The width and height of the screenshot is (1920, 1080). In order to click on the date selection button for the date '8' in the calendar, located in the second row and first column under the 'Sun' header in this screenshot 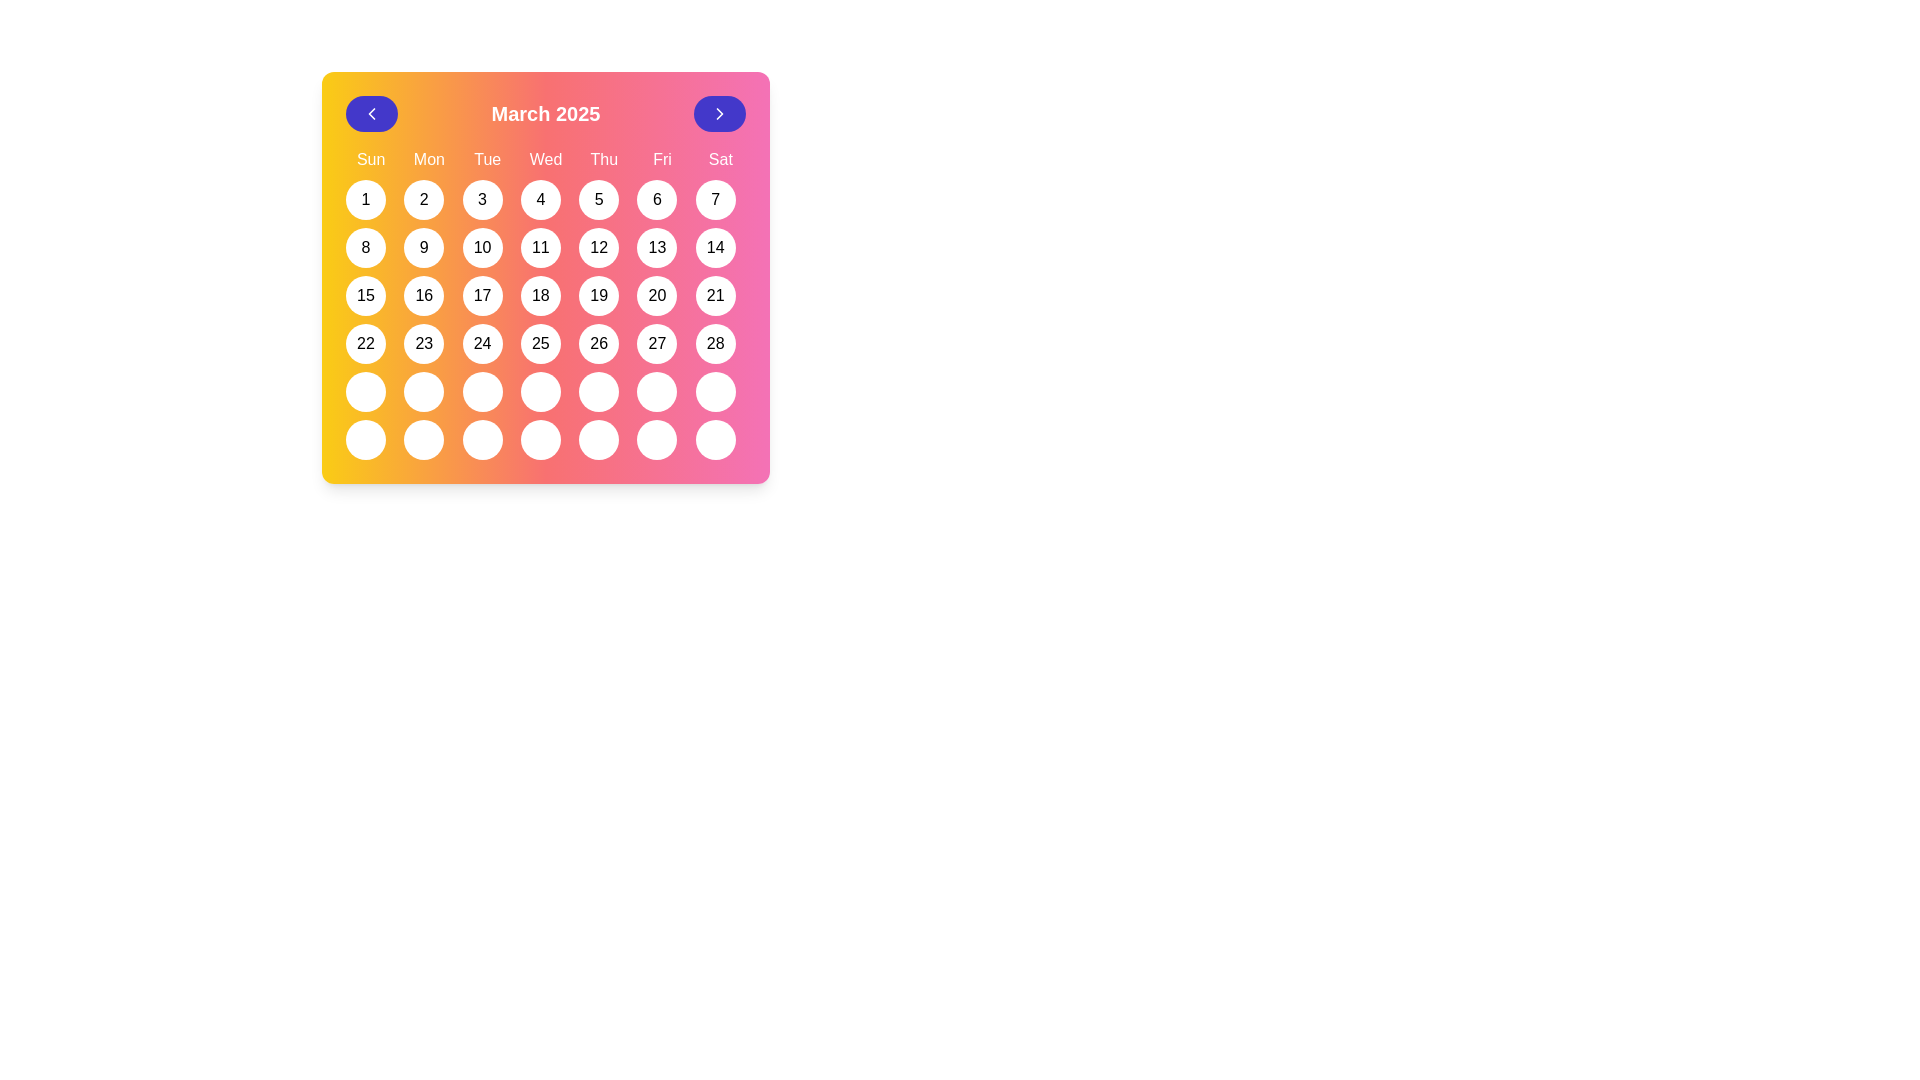, I will do `click(365, 246)`.